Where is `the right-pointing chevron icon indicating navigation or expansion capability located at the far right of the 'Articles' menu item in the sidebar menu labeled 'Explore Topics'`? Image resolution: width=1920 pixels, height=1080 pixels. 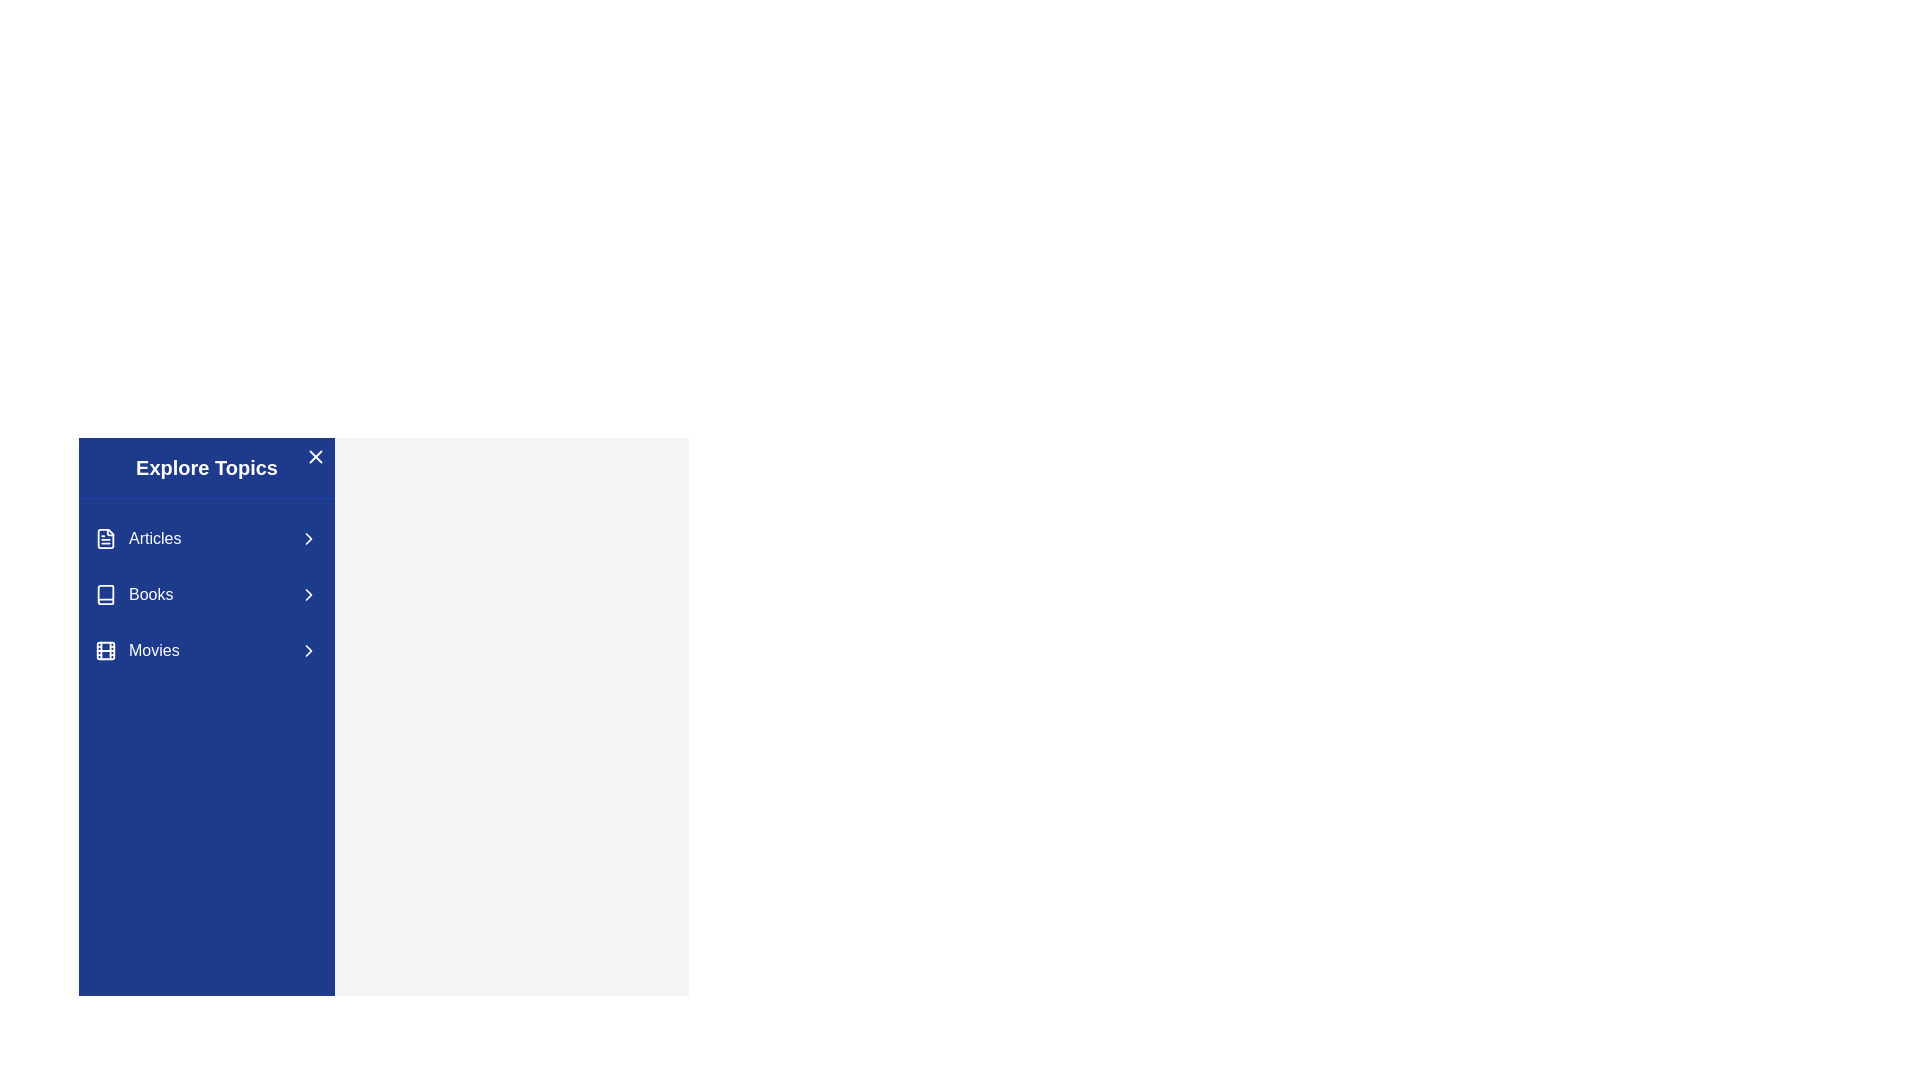 the right-pointing chevron icon indicating navigation or expansion capability located at the far right of the 'Articles' menu item in the sidebar menu labeled 'Explore Topics' is located at coordinates (307, 538).